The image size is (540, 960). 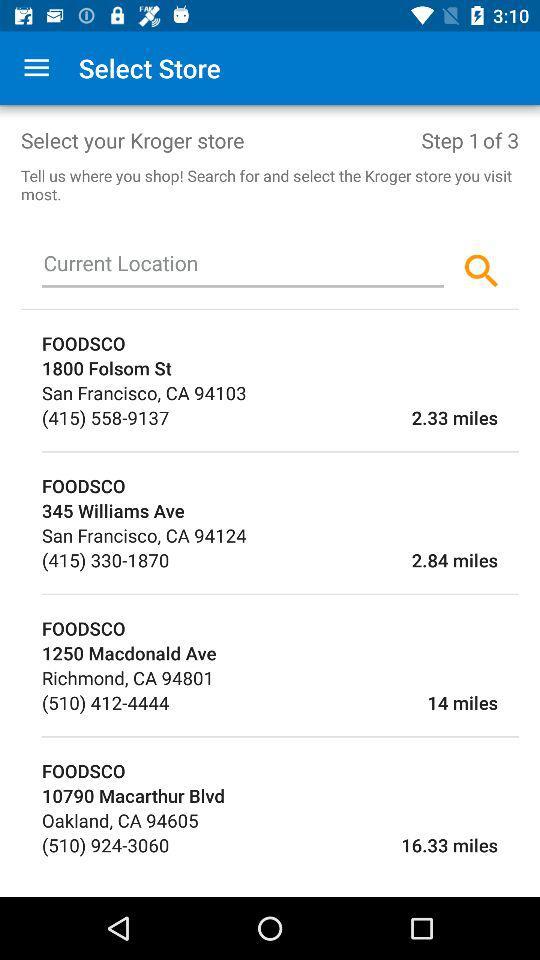 I want to click on the 10790 macarthur blvd item, so click(x=279, y=795).